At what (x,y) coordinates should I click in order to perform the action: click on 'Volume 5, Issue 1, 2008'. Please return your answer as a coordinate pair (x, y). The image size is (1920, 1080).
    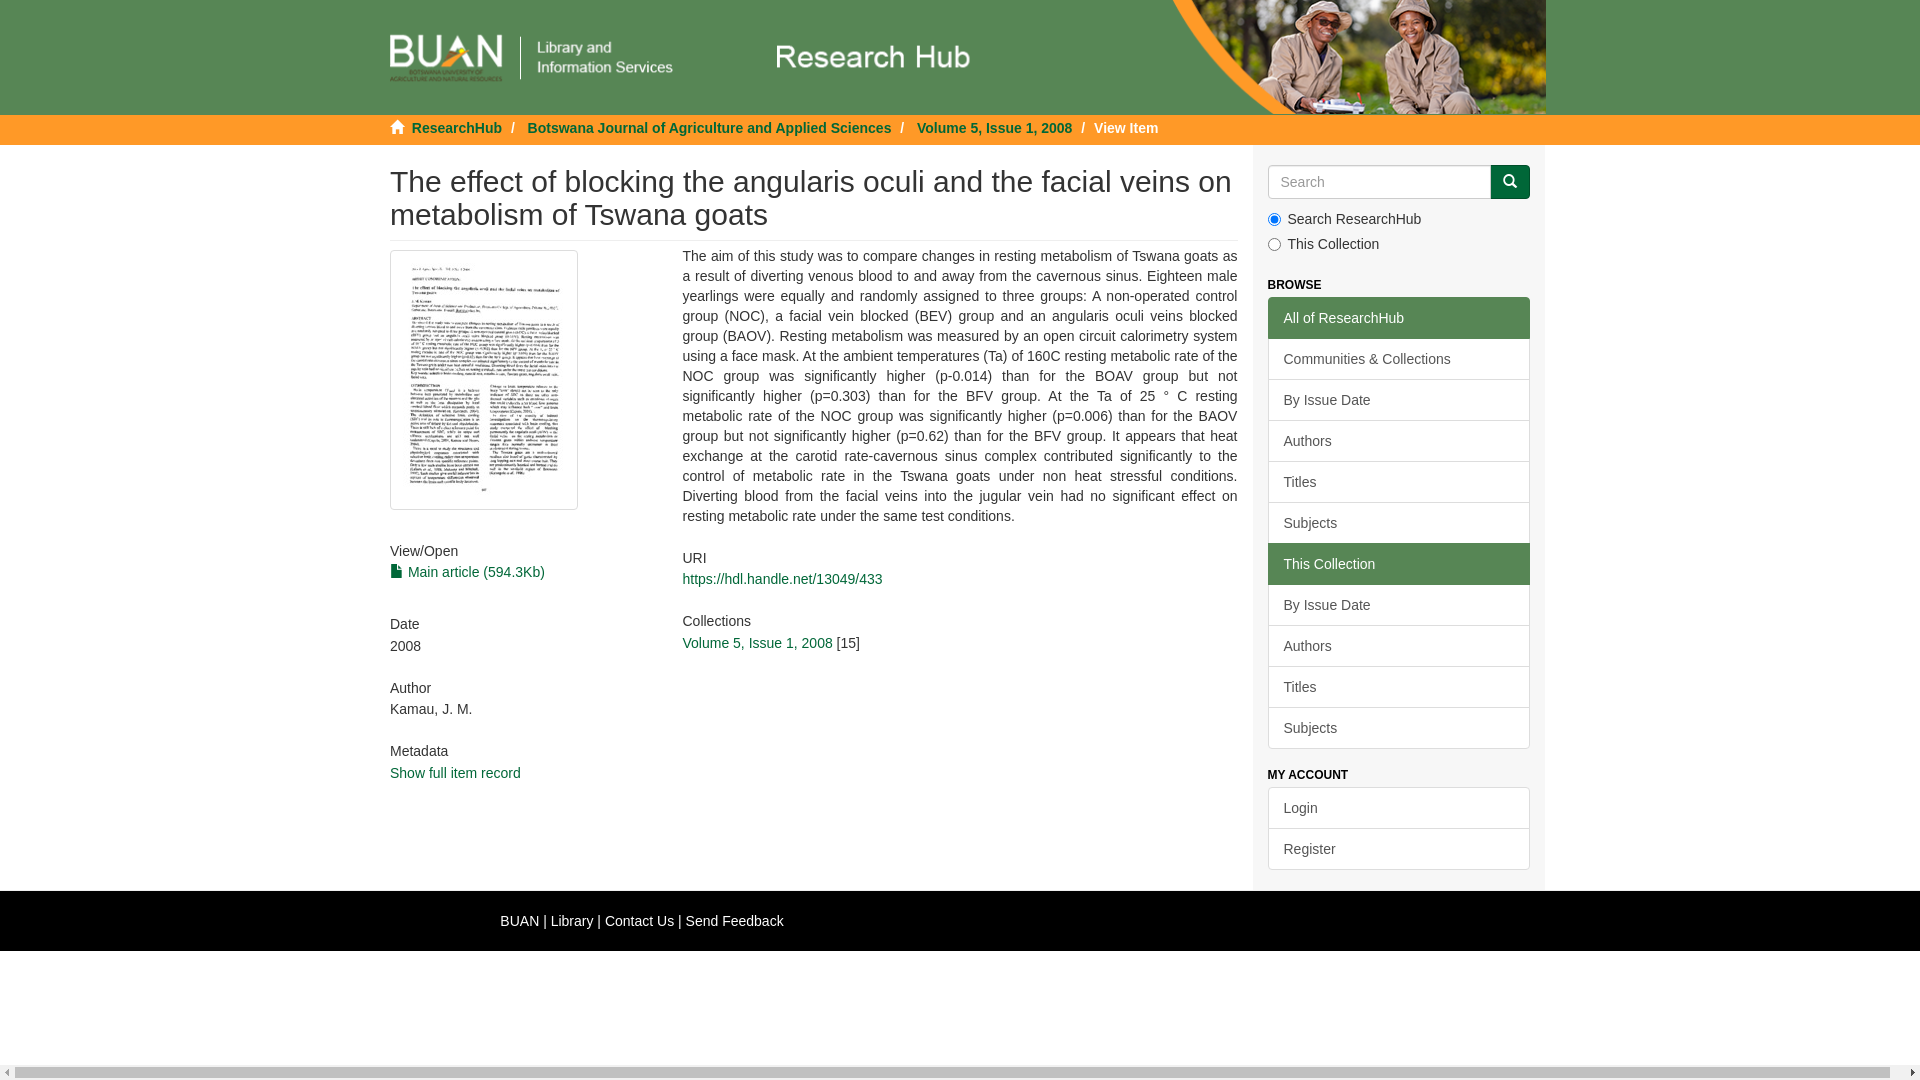
    Looking at the image, I should click on (681, 643).